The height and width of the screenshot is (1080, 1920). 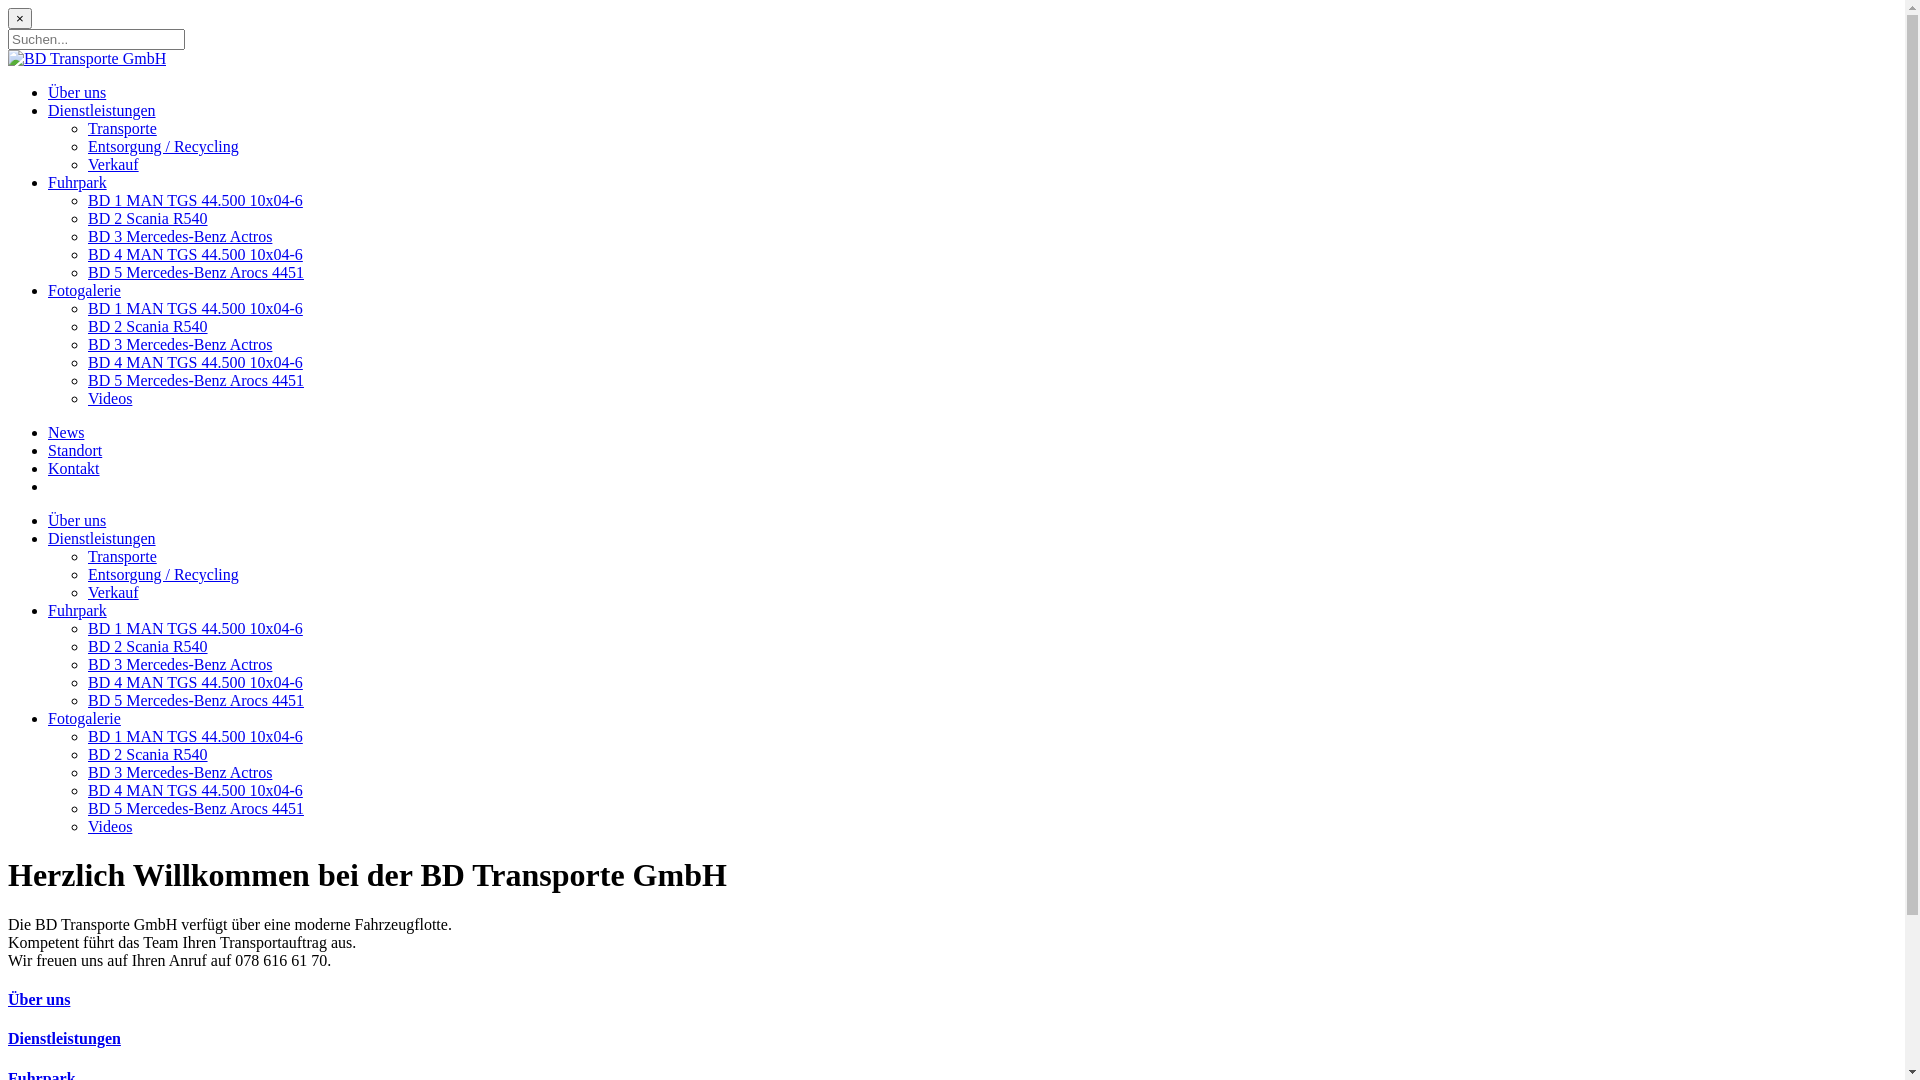 What do you see at coordinates (195, 627) in the screenshot?
I see `'BD 1 MAN TGS 44.500 10x04-6'` at bounding box center [195, 627].